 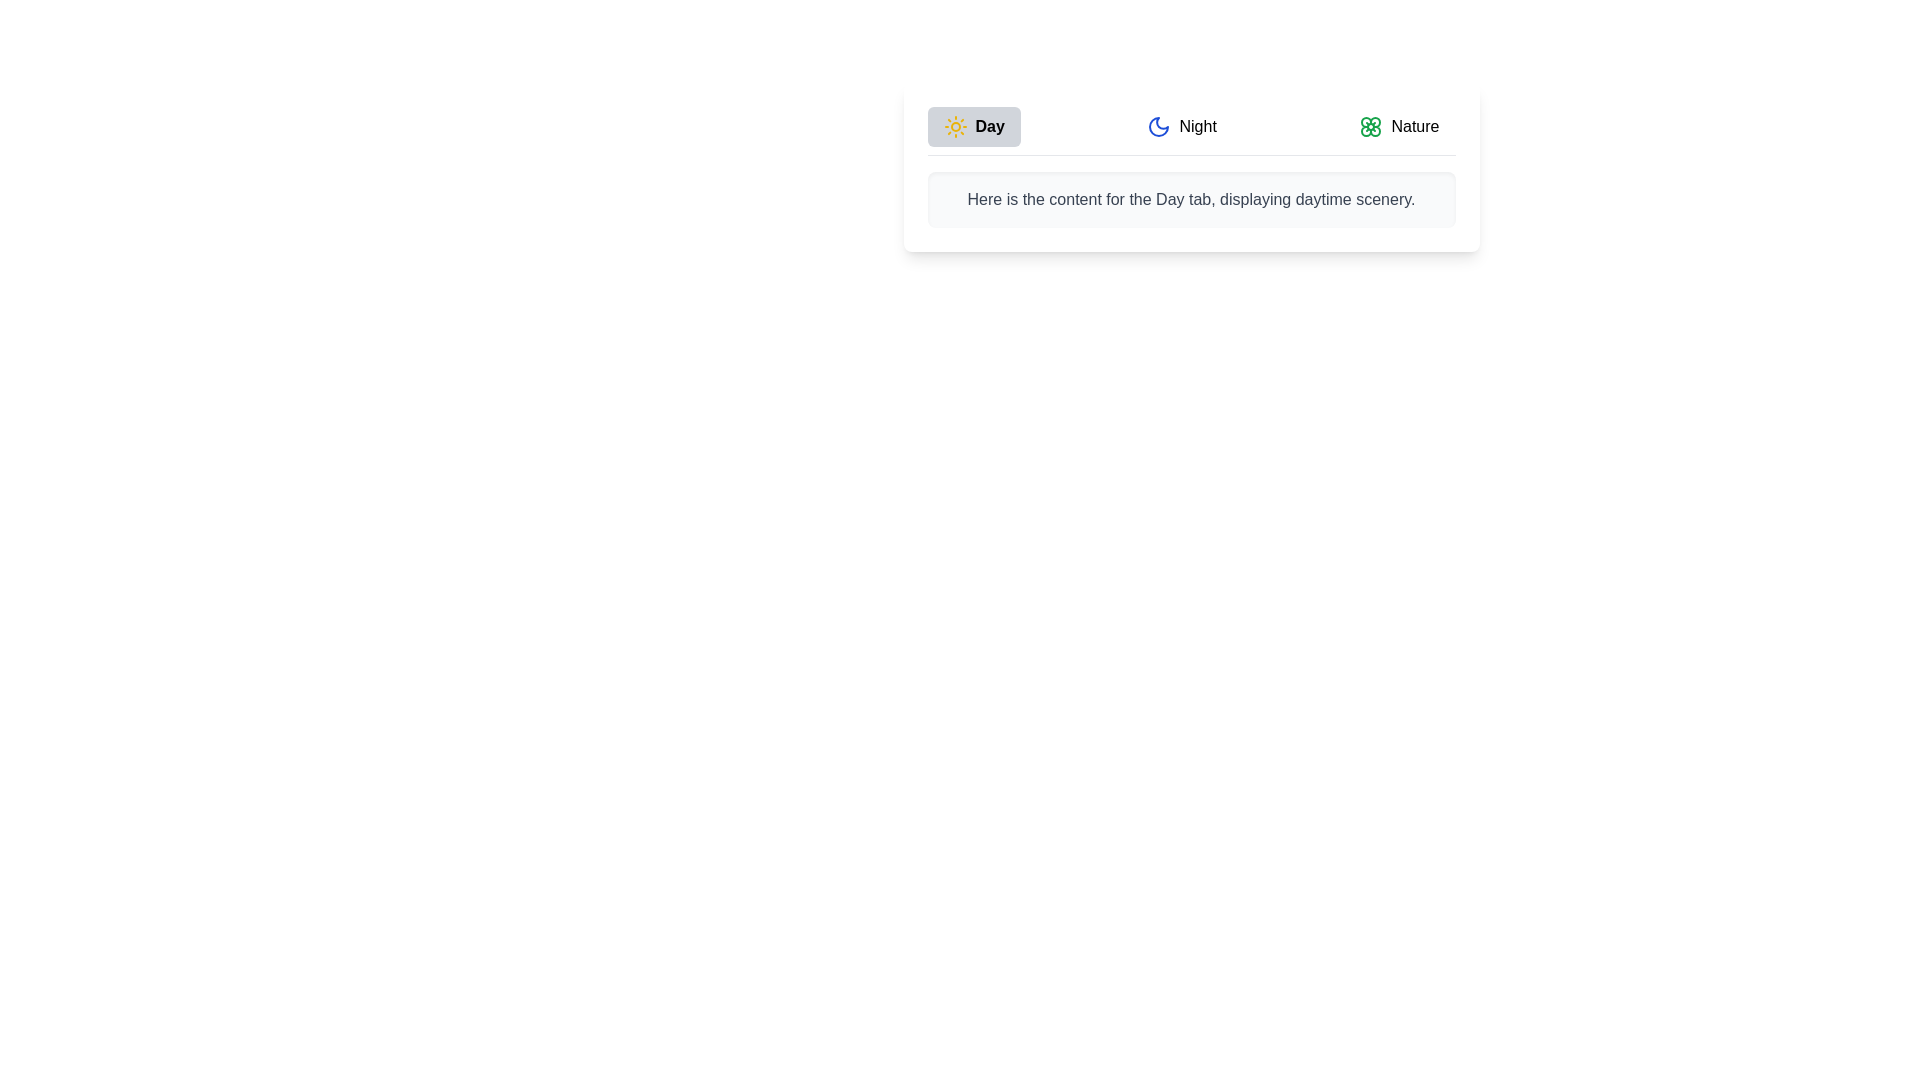 I want to click on the Day tab by clicking on its respective button, so click(x=974, y=127).